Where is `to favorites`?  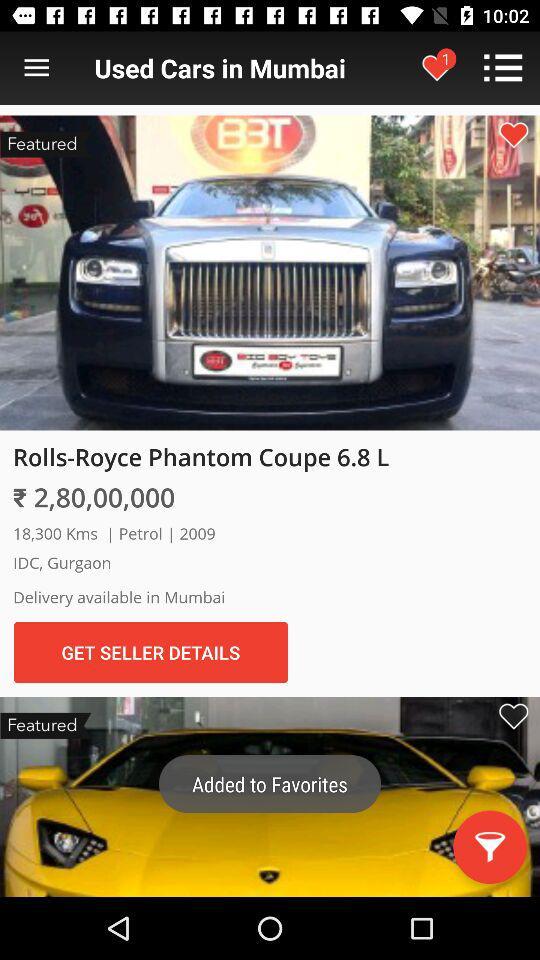 to favorites is located at coordinates (513, 716).